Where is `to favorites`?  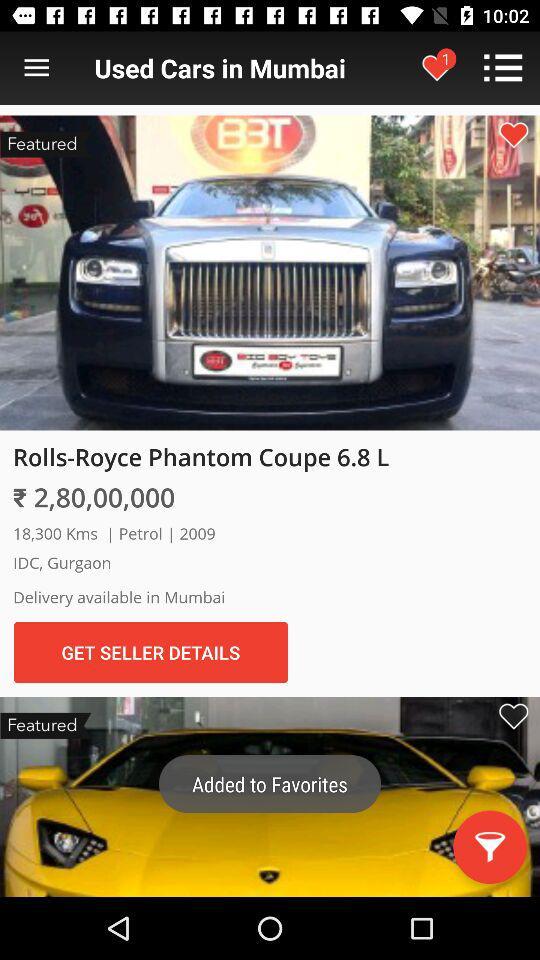 to favorites is located at coordinates (513, 716).